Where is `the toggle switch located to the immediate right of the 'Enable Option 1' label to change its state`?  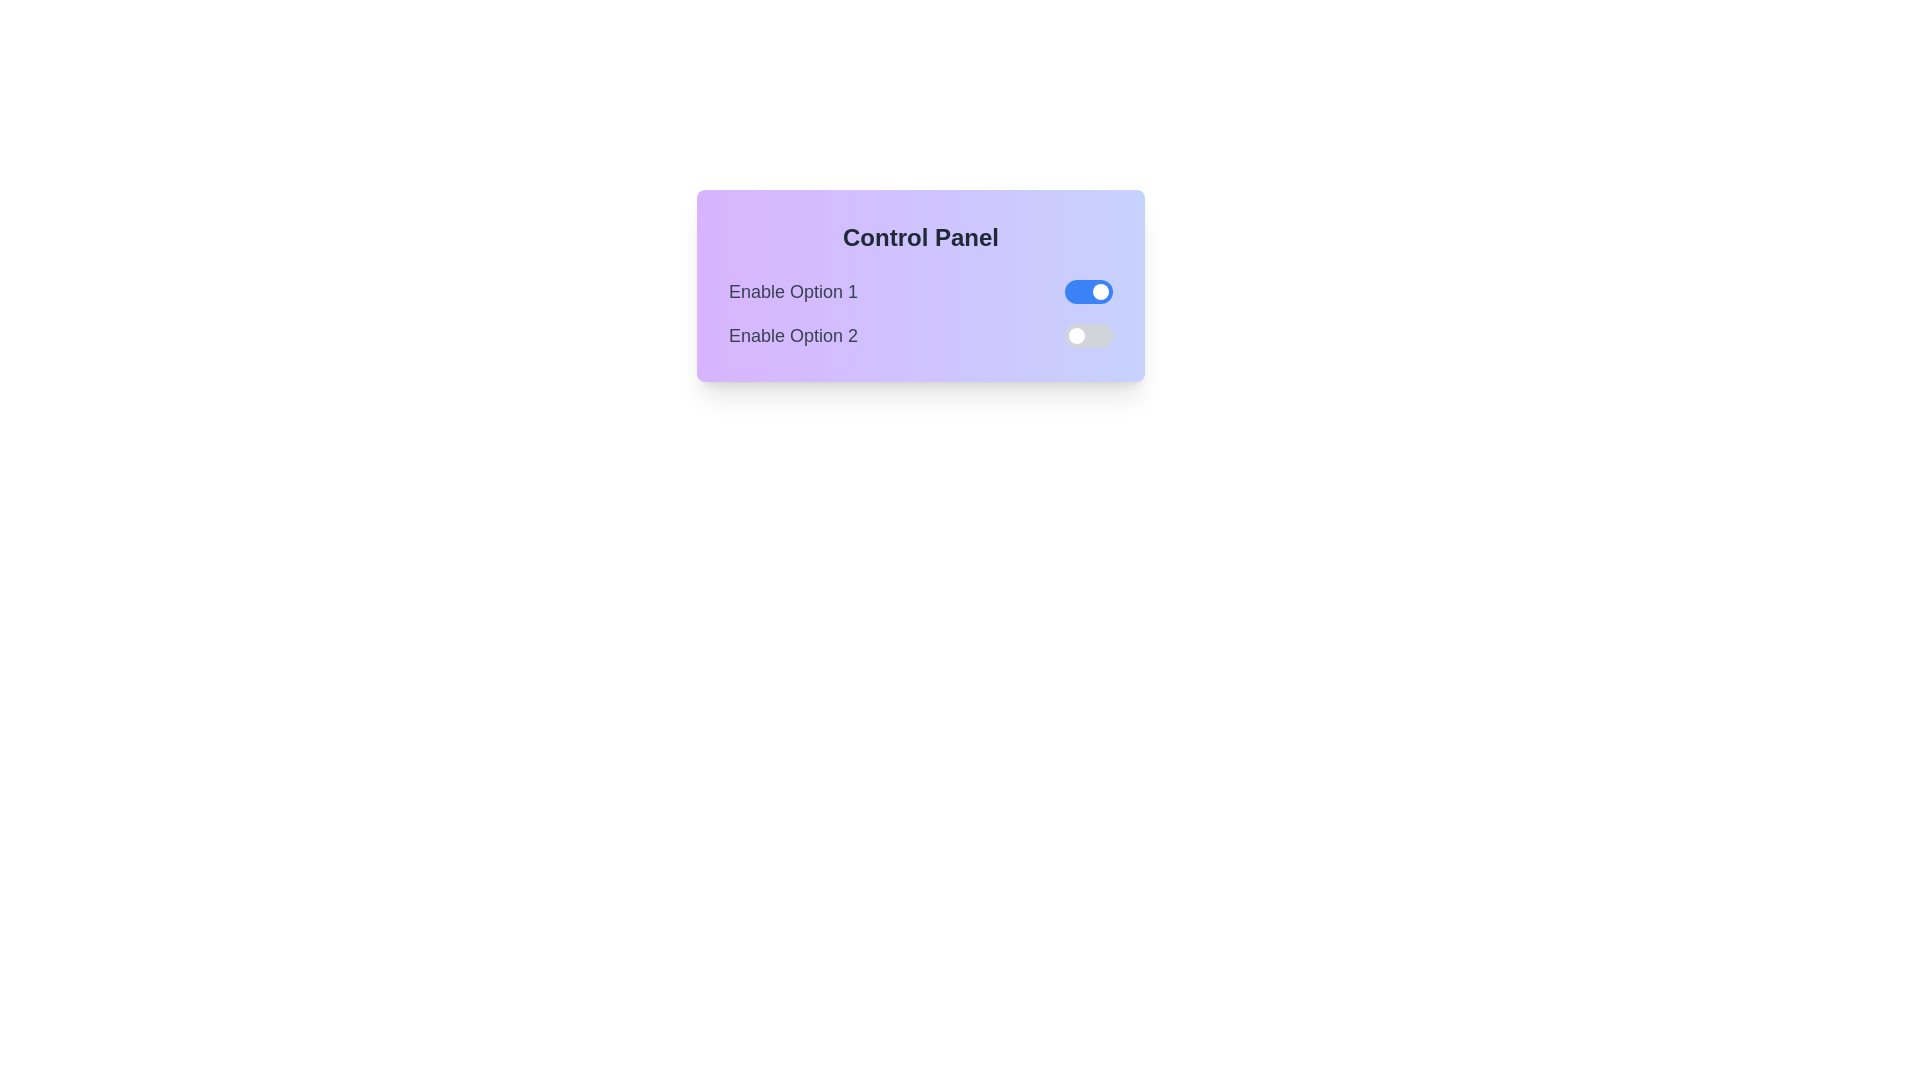 the toggle switch located to the immediate right of the 'Enable Option 1' label to change its state is located at coordinates (1088, 292).